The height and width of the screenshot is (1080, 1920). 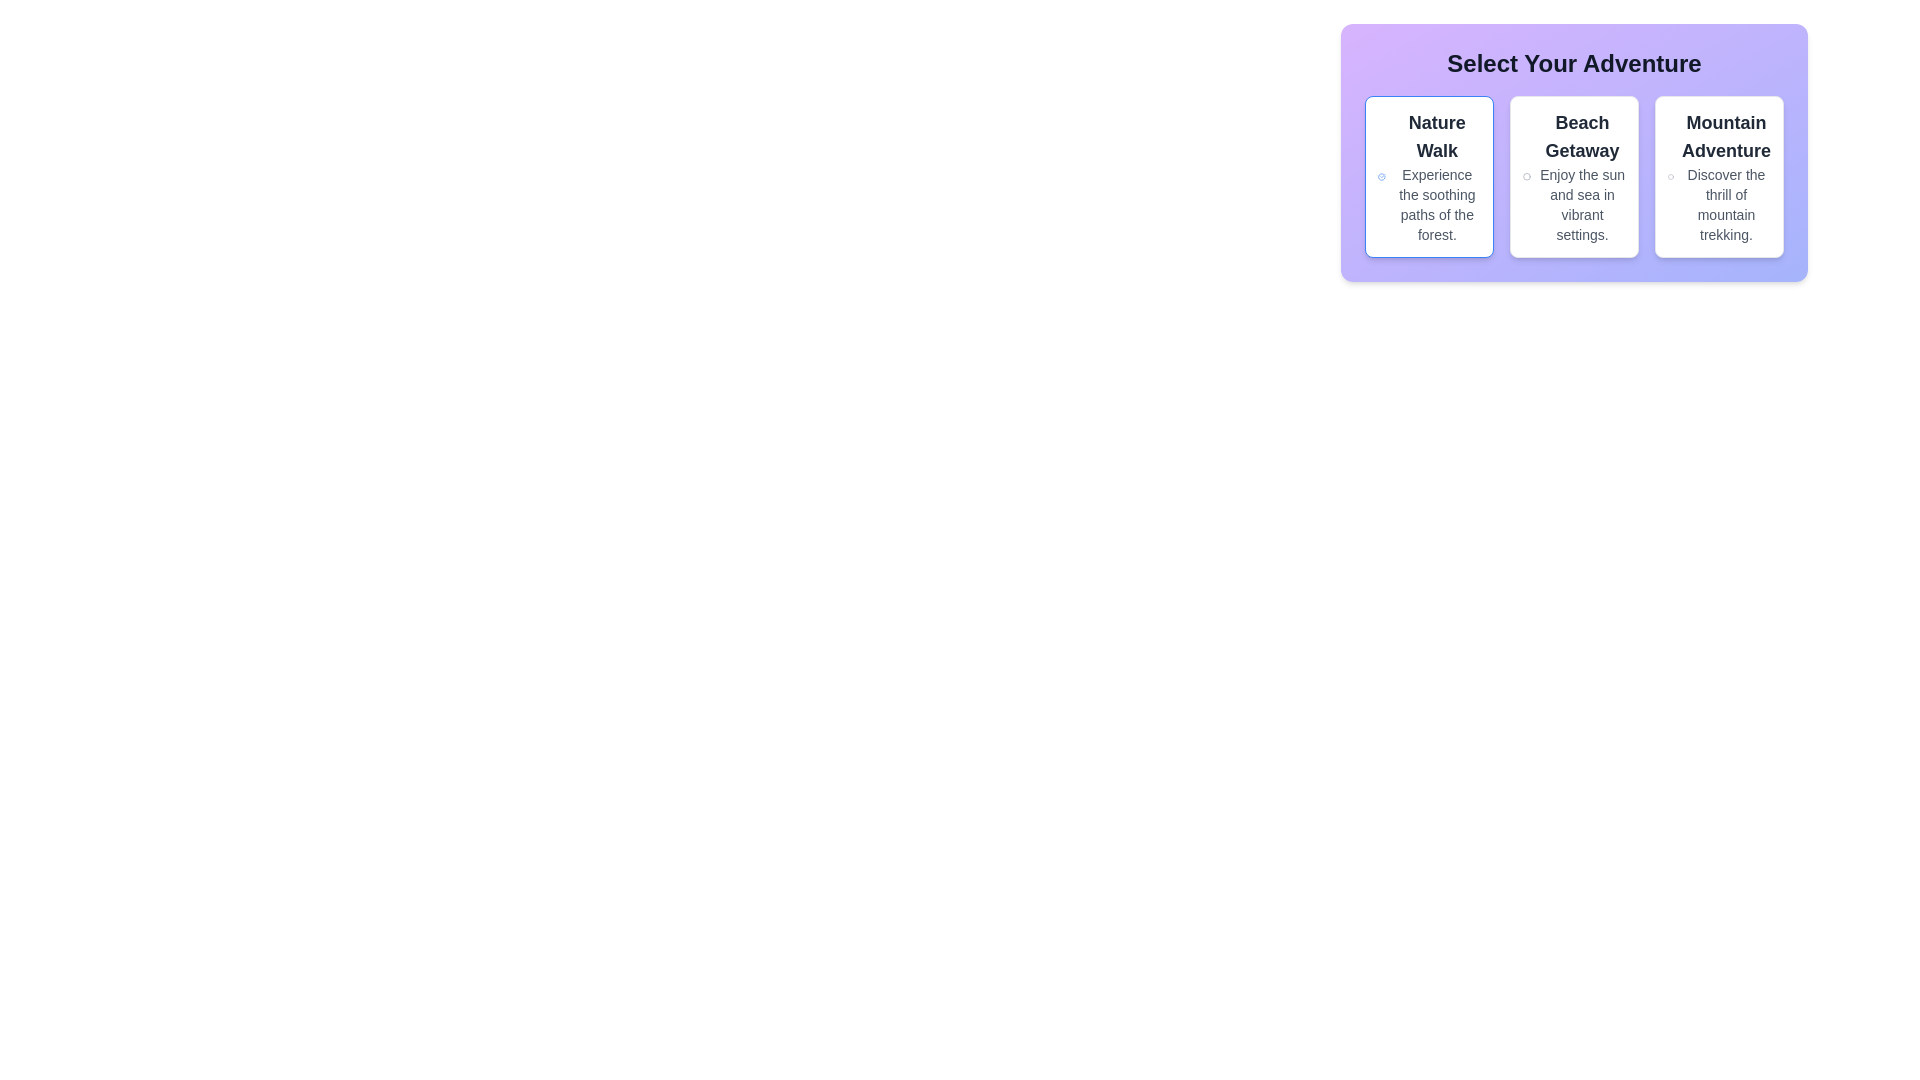 I want to click on the Interactive card group titled 'Select Your Adventure', so click(x=1573, y=152).